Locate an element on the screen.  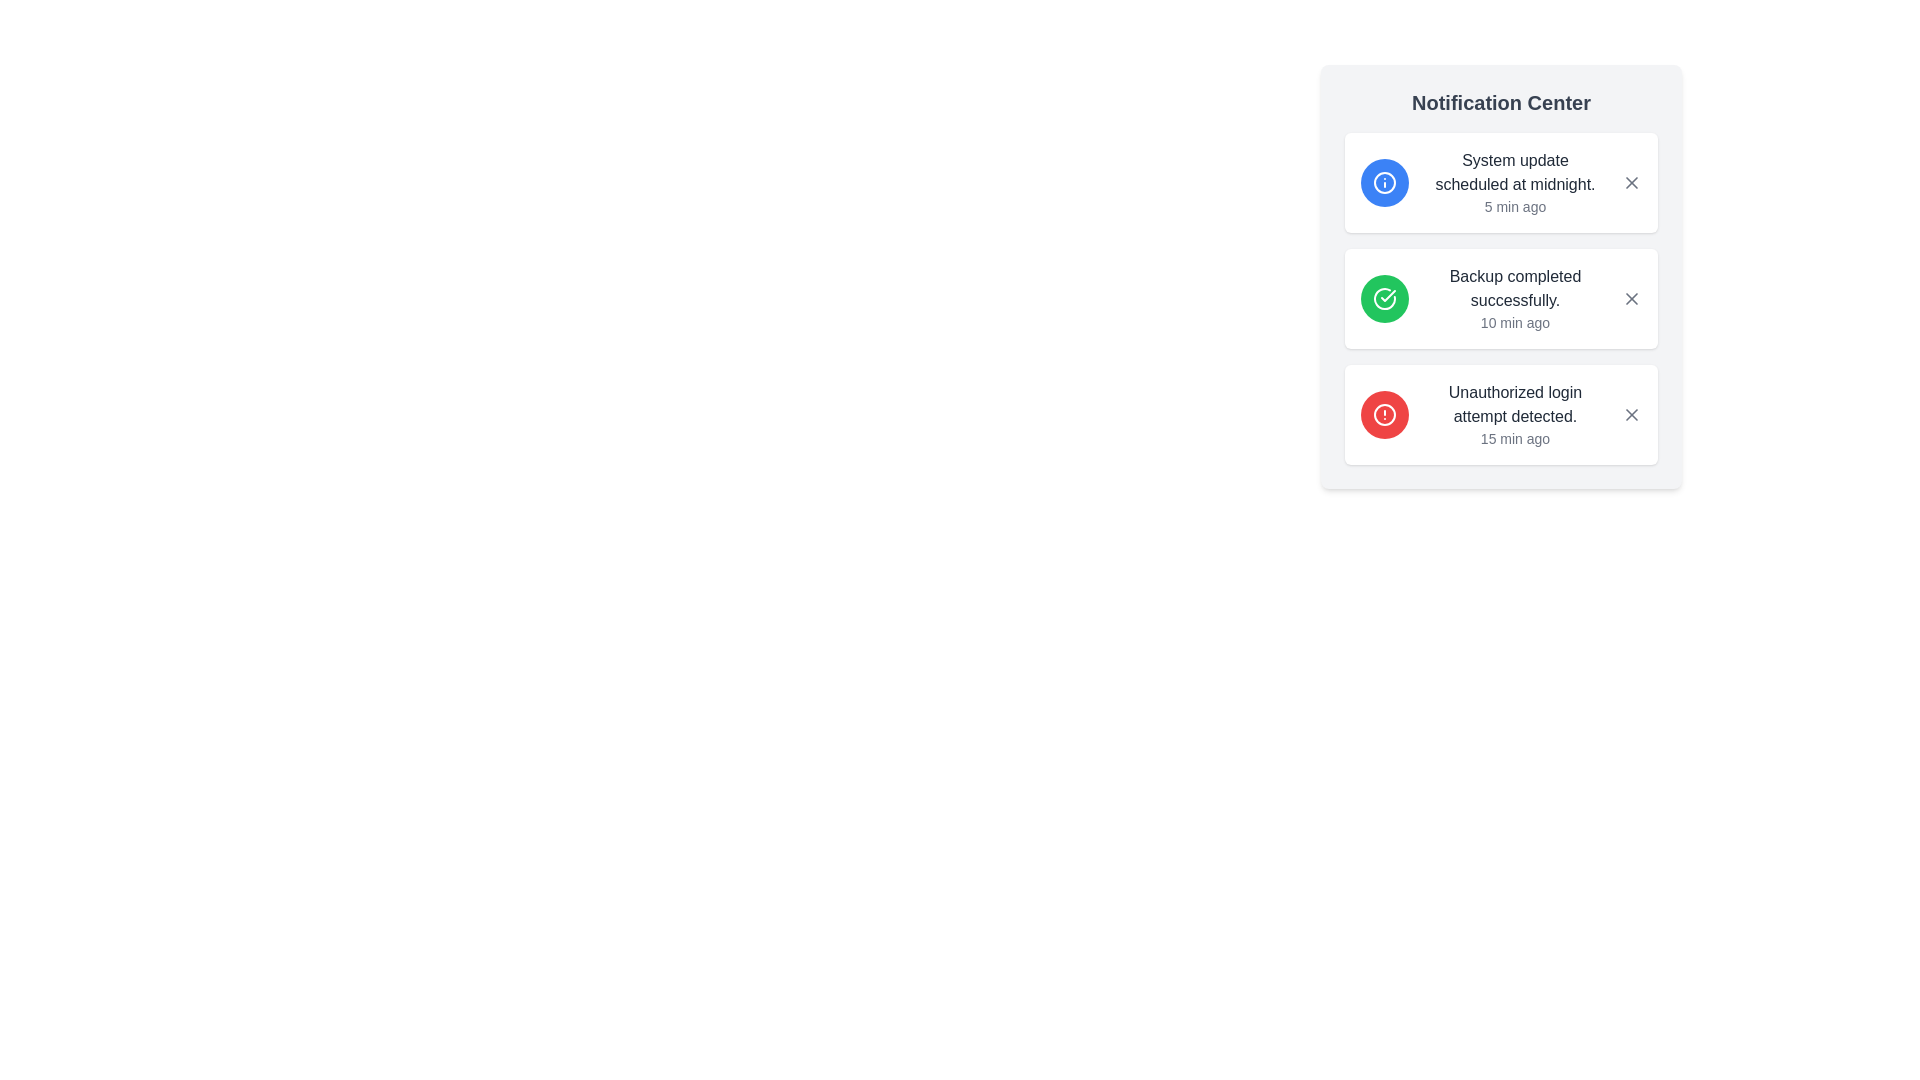
the label displaying '10 min ago' in light gray text, located beneath 'Backup completed successfully.' in the notification card within the Notification Center is located at coordinates (1515, 322).